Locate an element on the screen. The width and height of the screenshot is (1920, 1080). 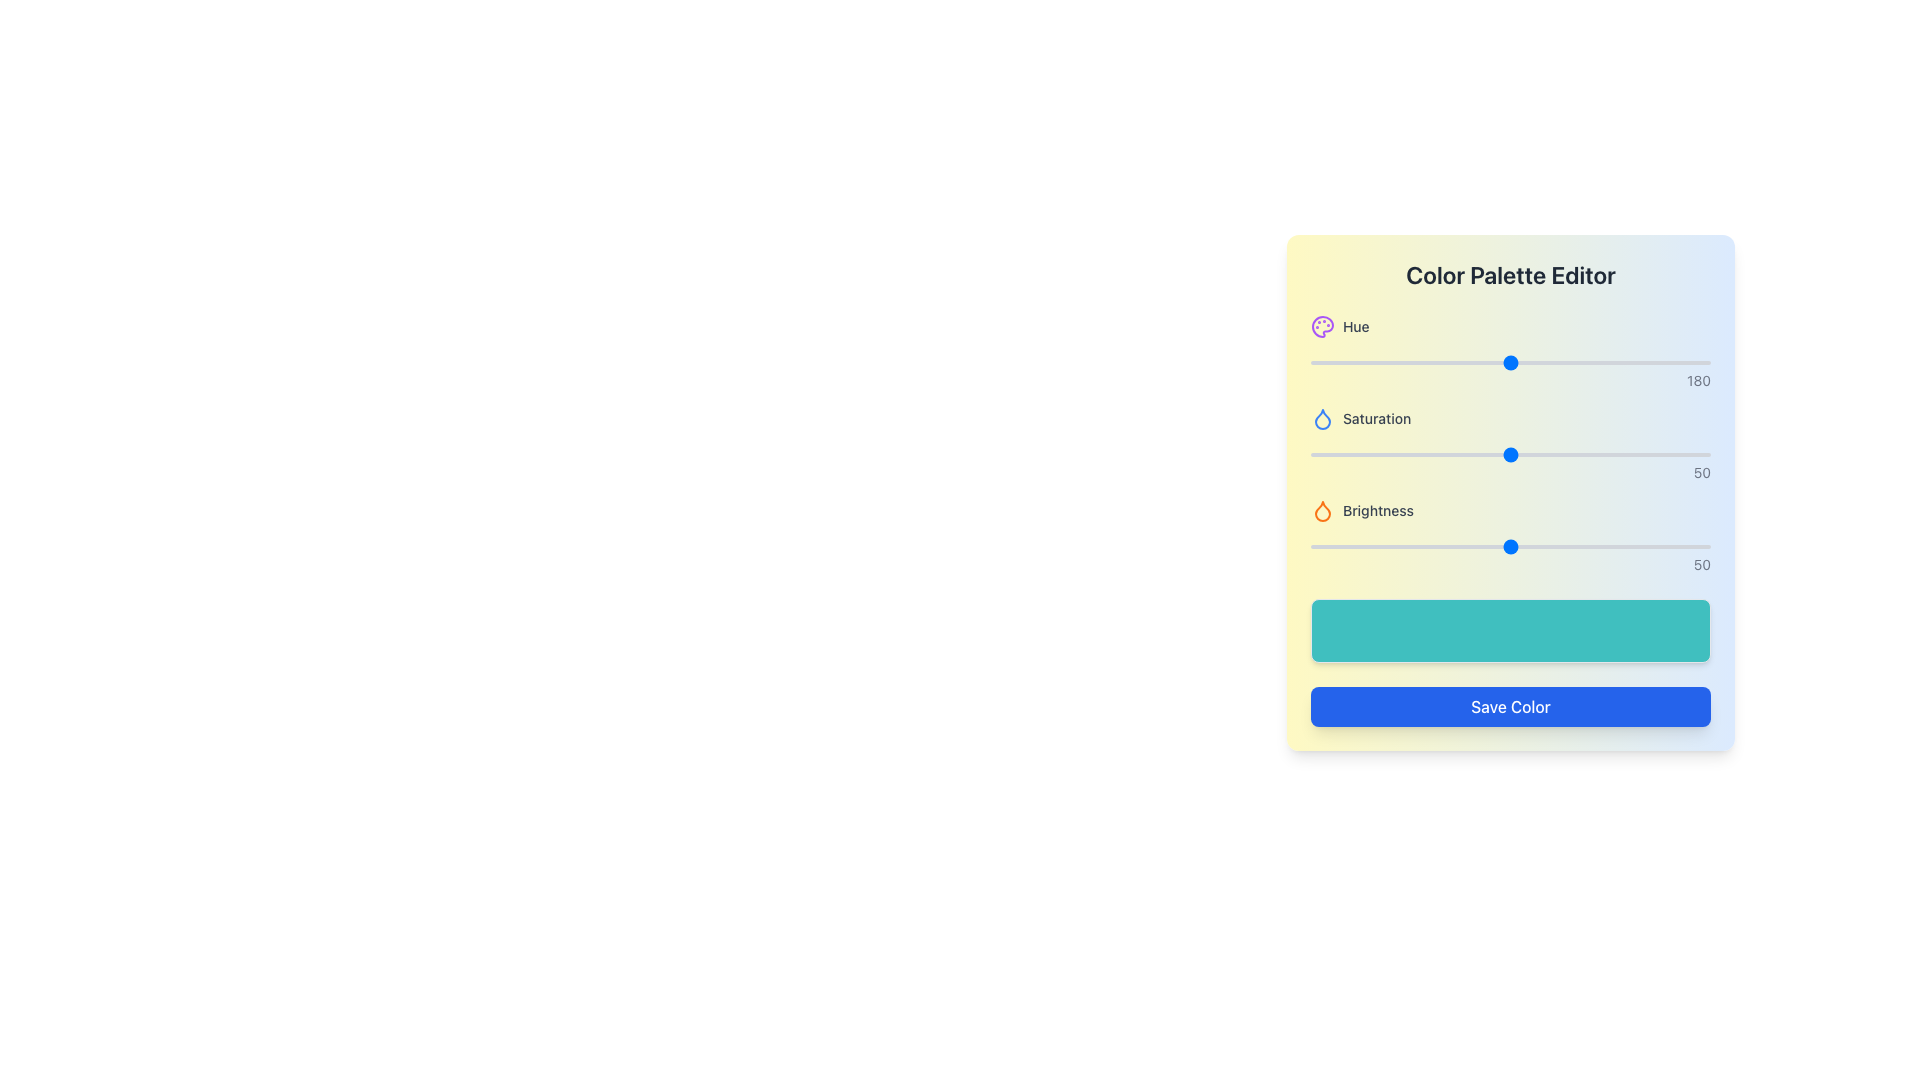
the slider value is located at coordinates (1682, 455).